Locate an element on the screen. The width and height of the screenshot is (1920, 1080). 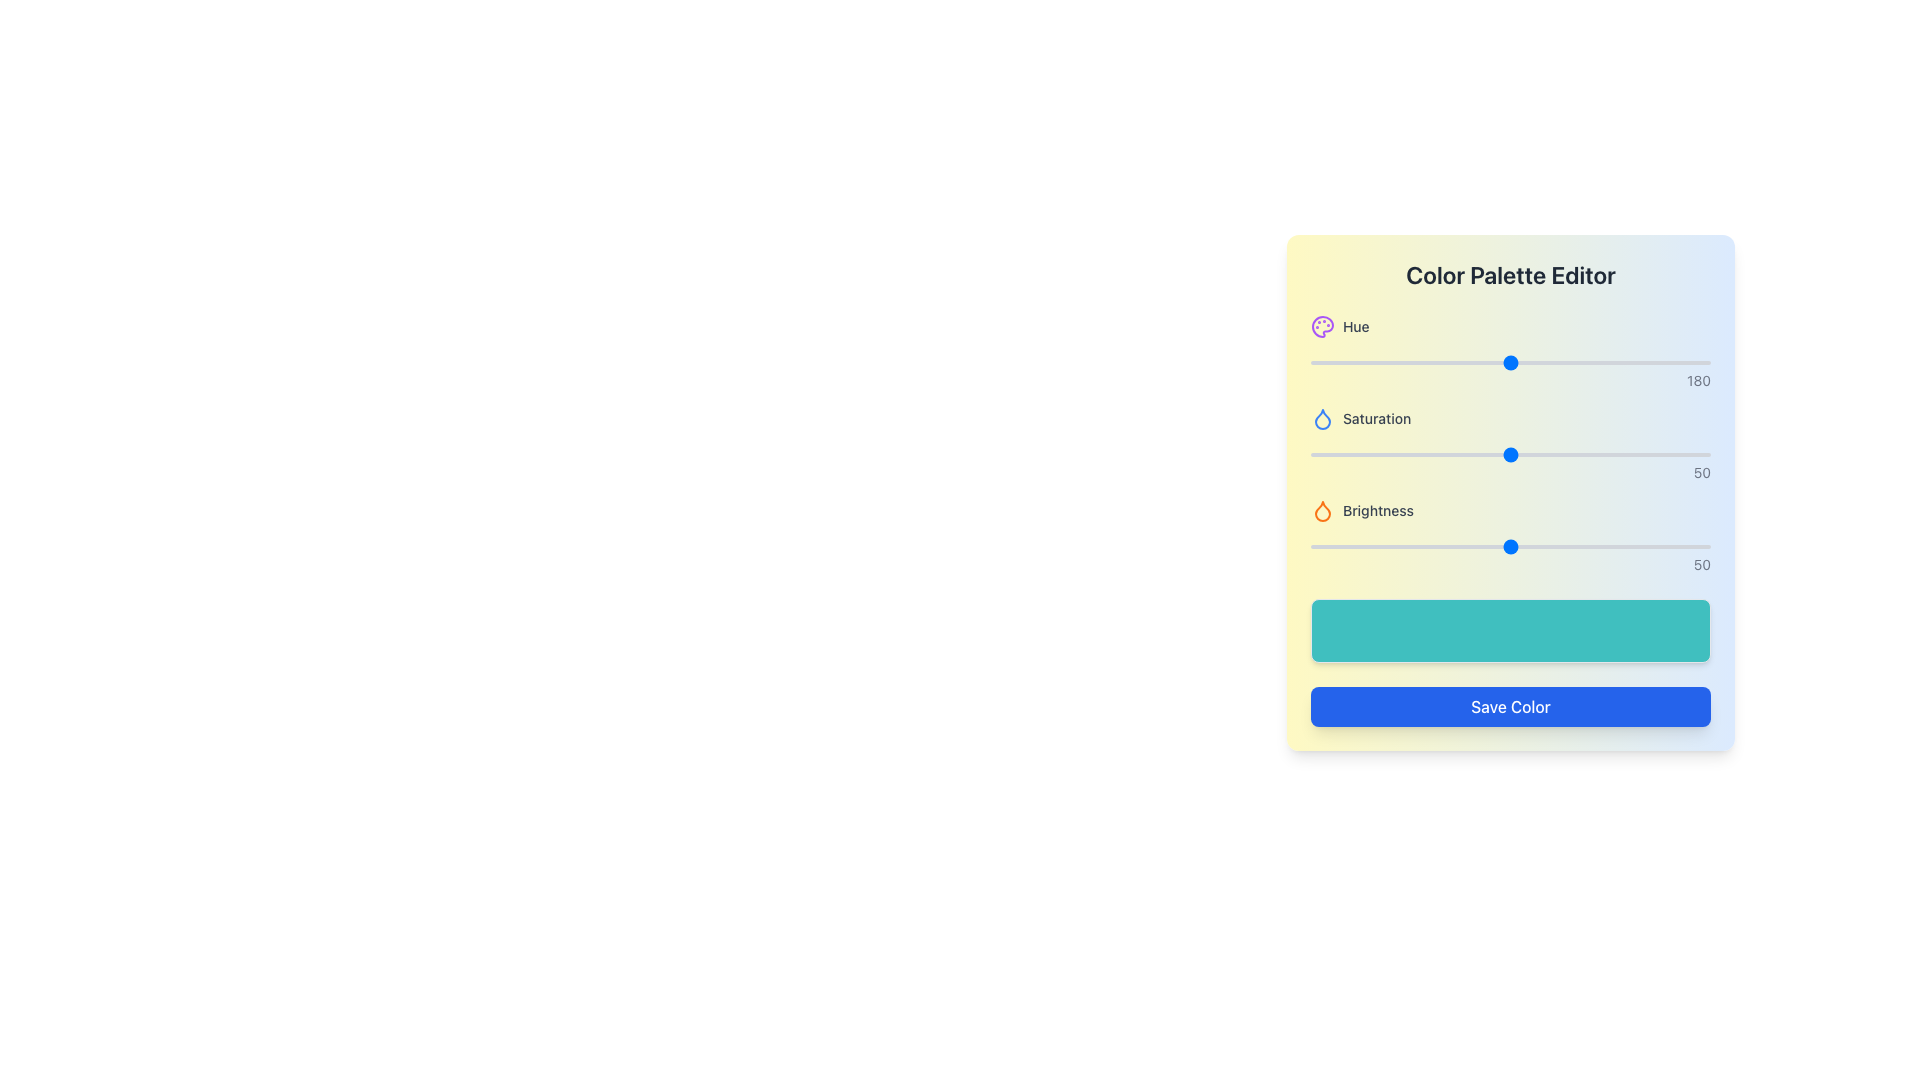
the slider value is located at coordinates (1682, 455).